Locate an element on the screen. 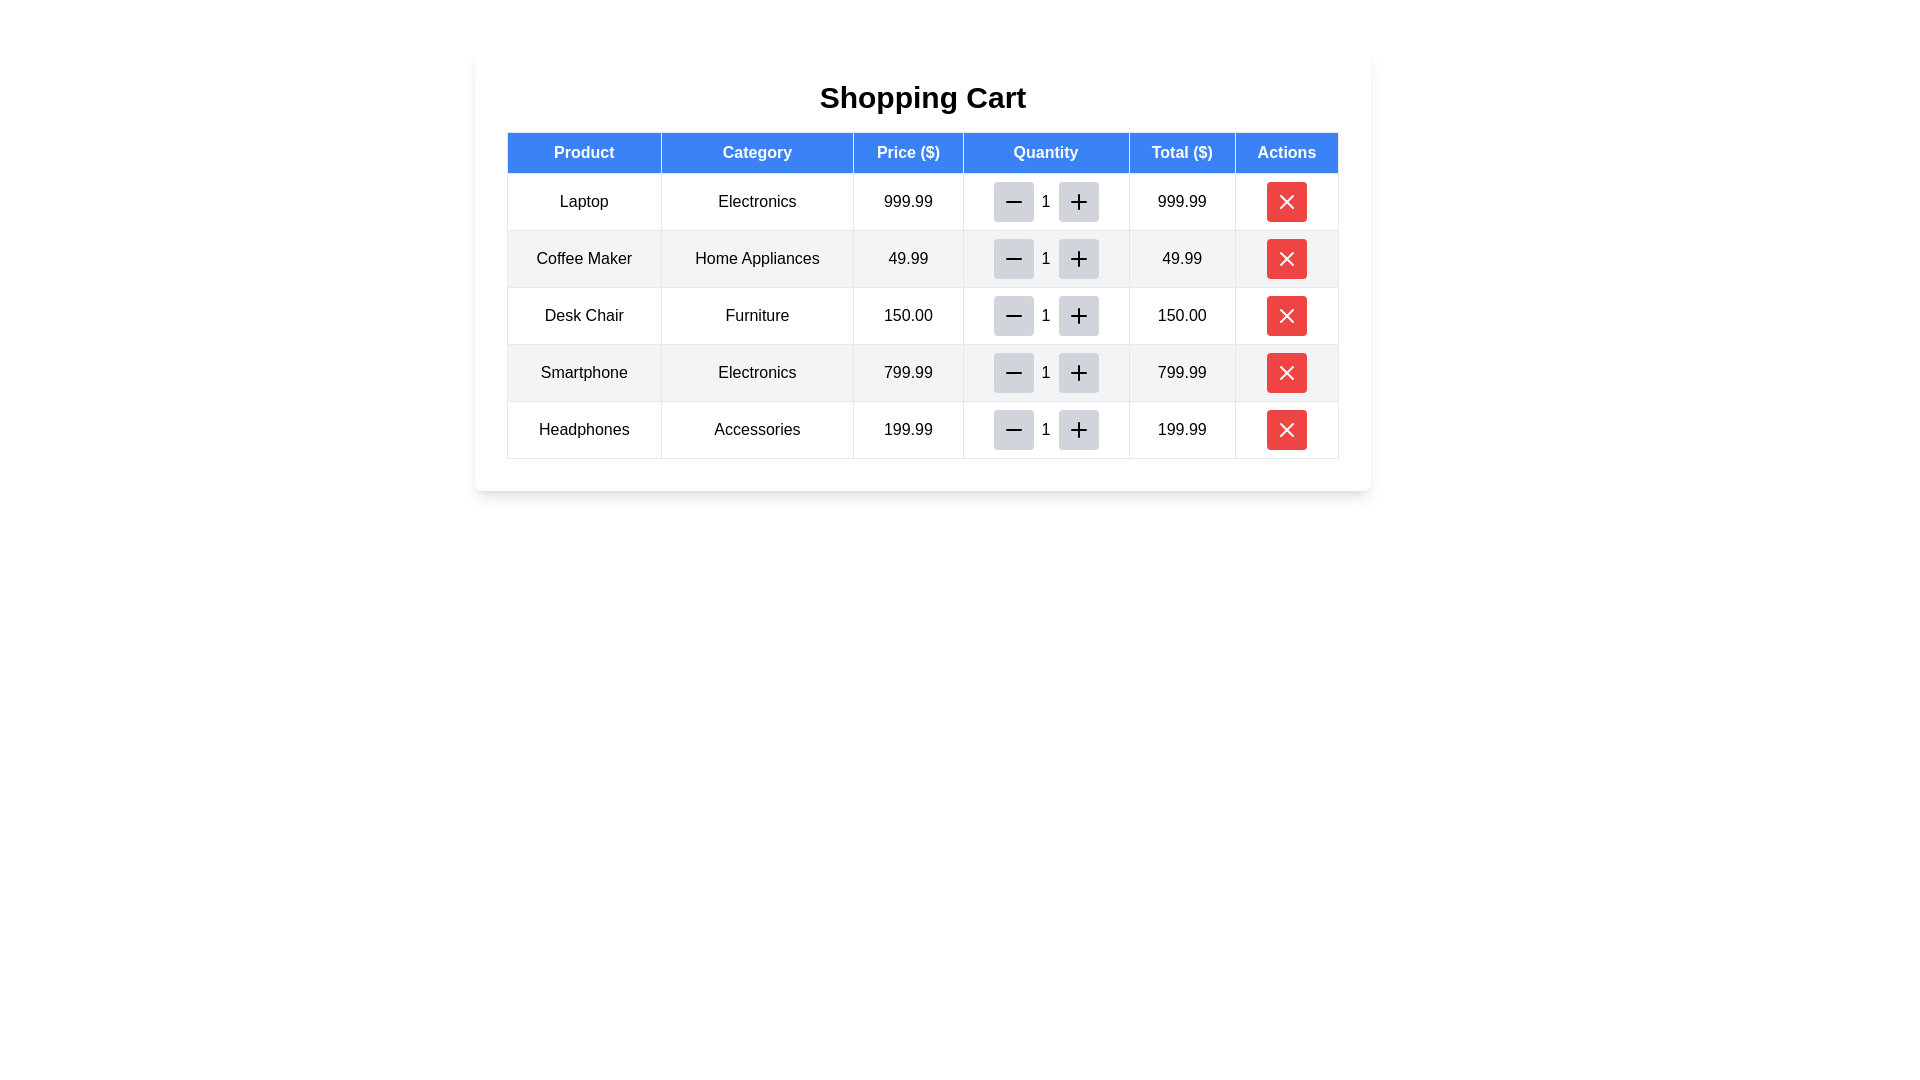 The height and width of the screenshot is (1080, 1920). displayed text '49.99' from the Text element located under the 'Price ($)' column for the 'Coffee Maker' entry in the table is located at coordinates (907, 257).